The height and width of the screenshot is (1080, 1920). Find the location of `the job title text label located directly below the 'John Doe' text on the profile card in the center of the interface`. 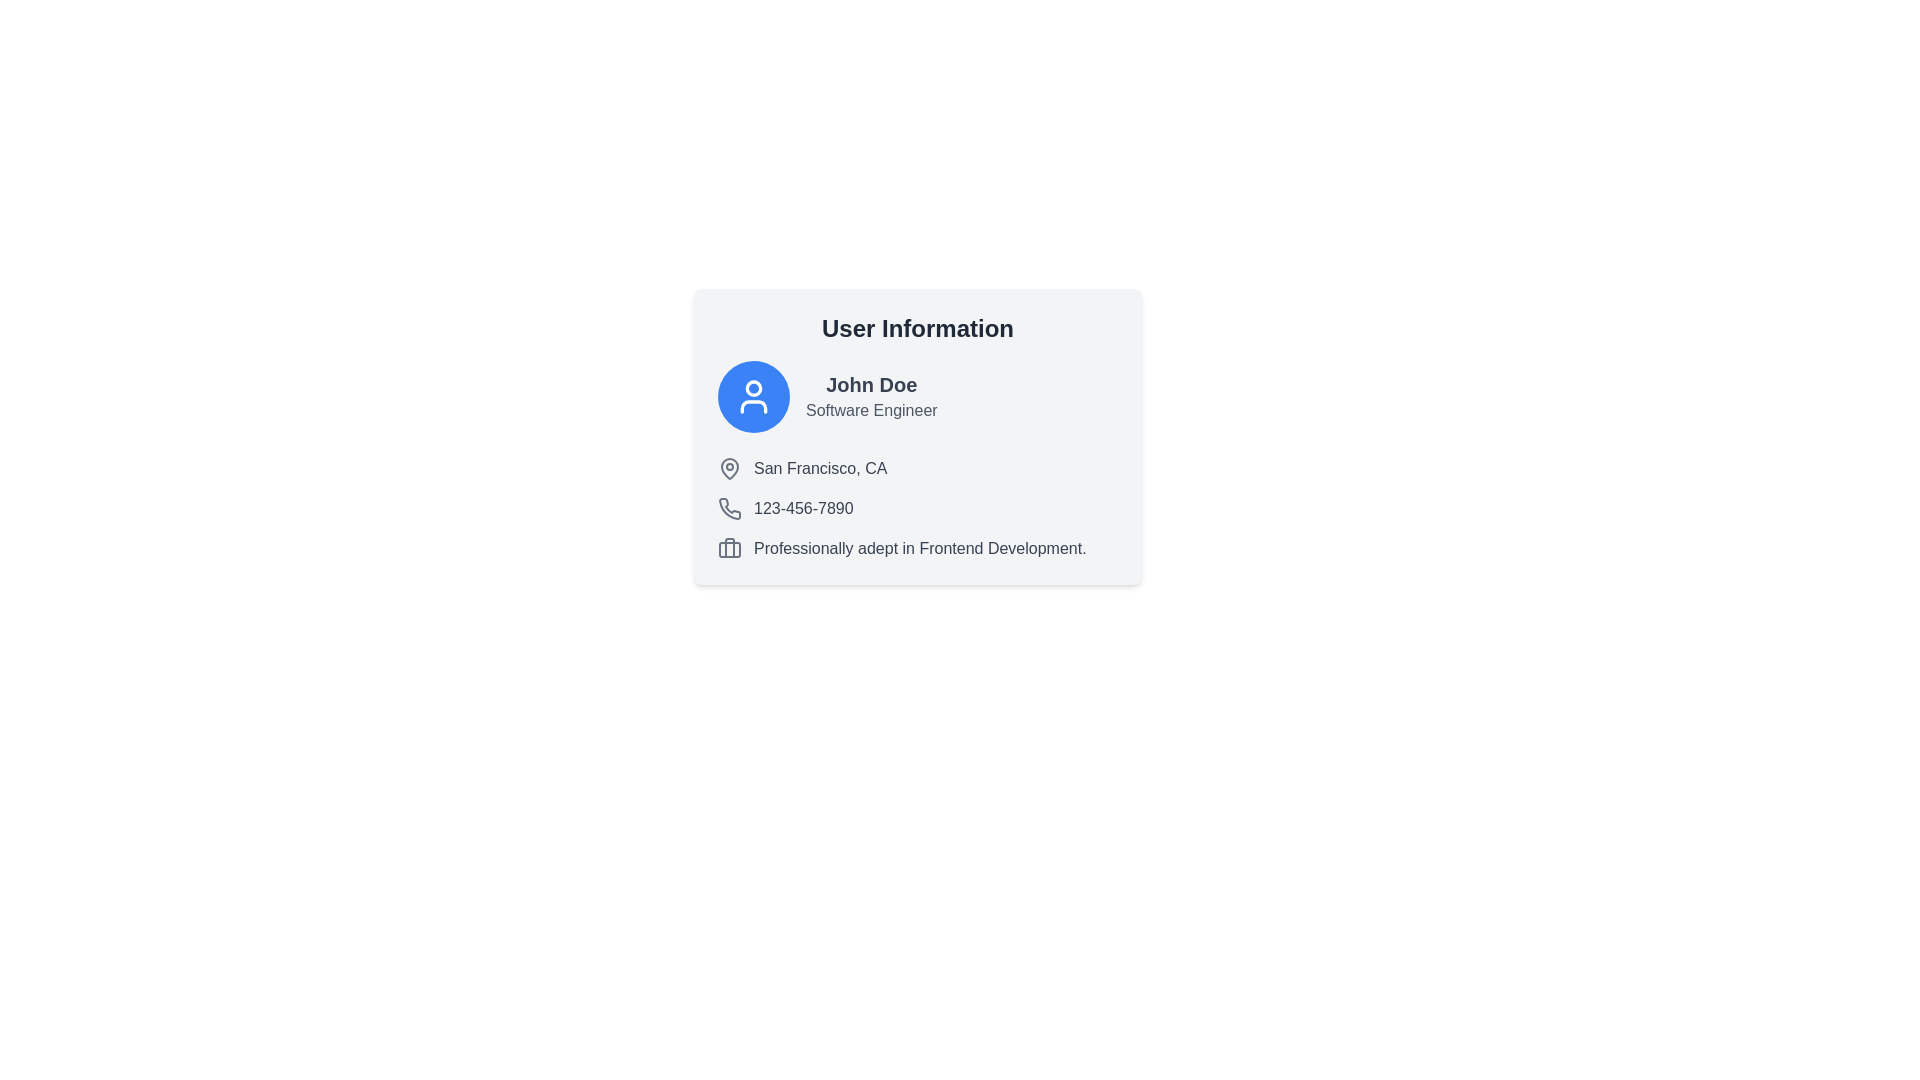

the job title text label located directly below the 'John Doe' text on the profile card in the center of the interface is located at coordinates (871, 410).